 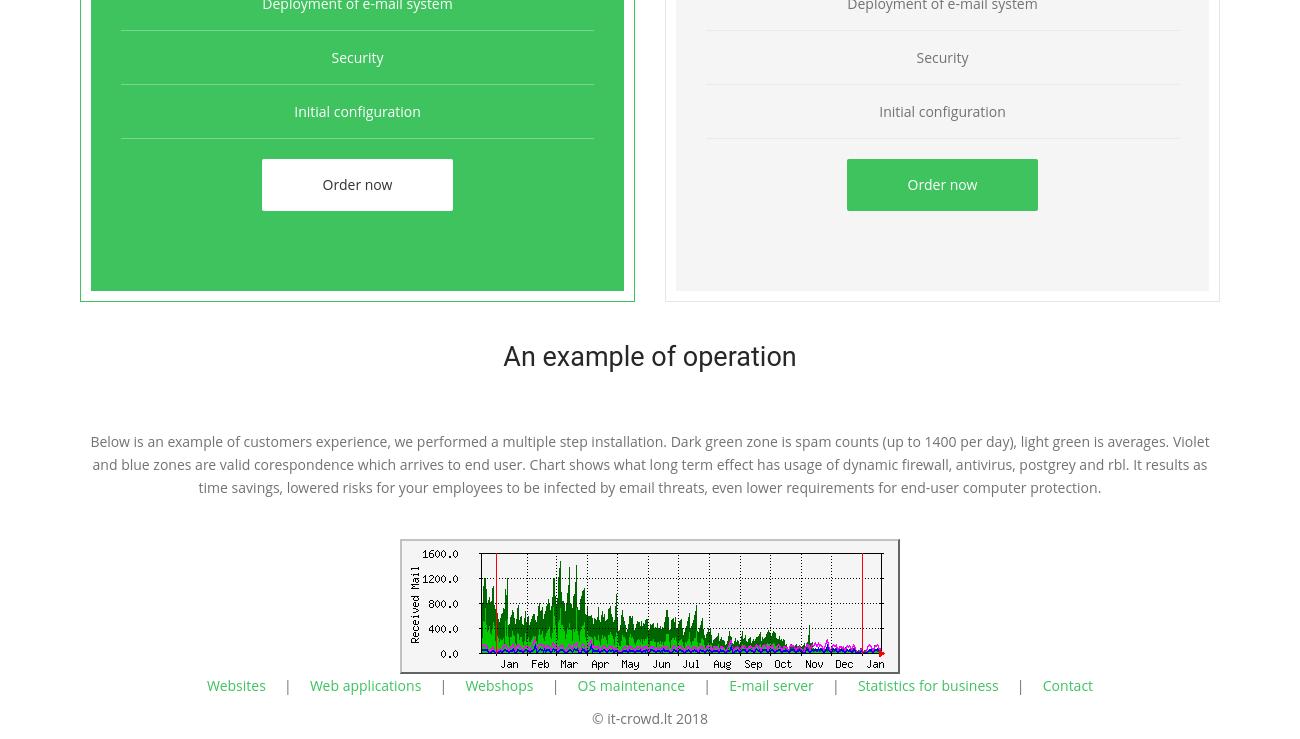 What do you see at coordinates (206, 684) in the screenshot?
I see `'Websites'` at bounding box center [206, 684].